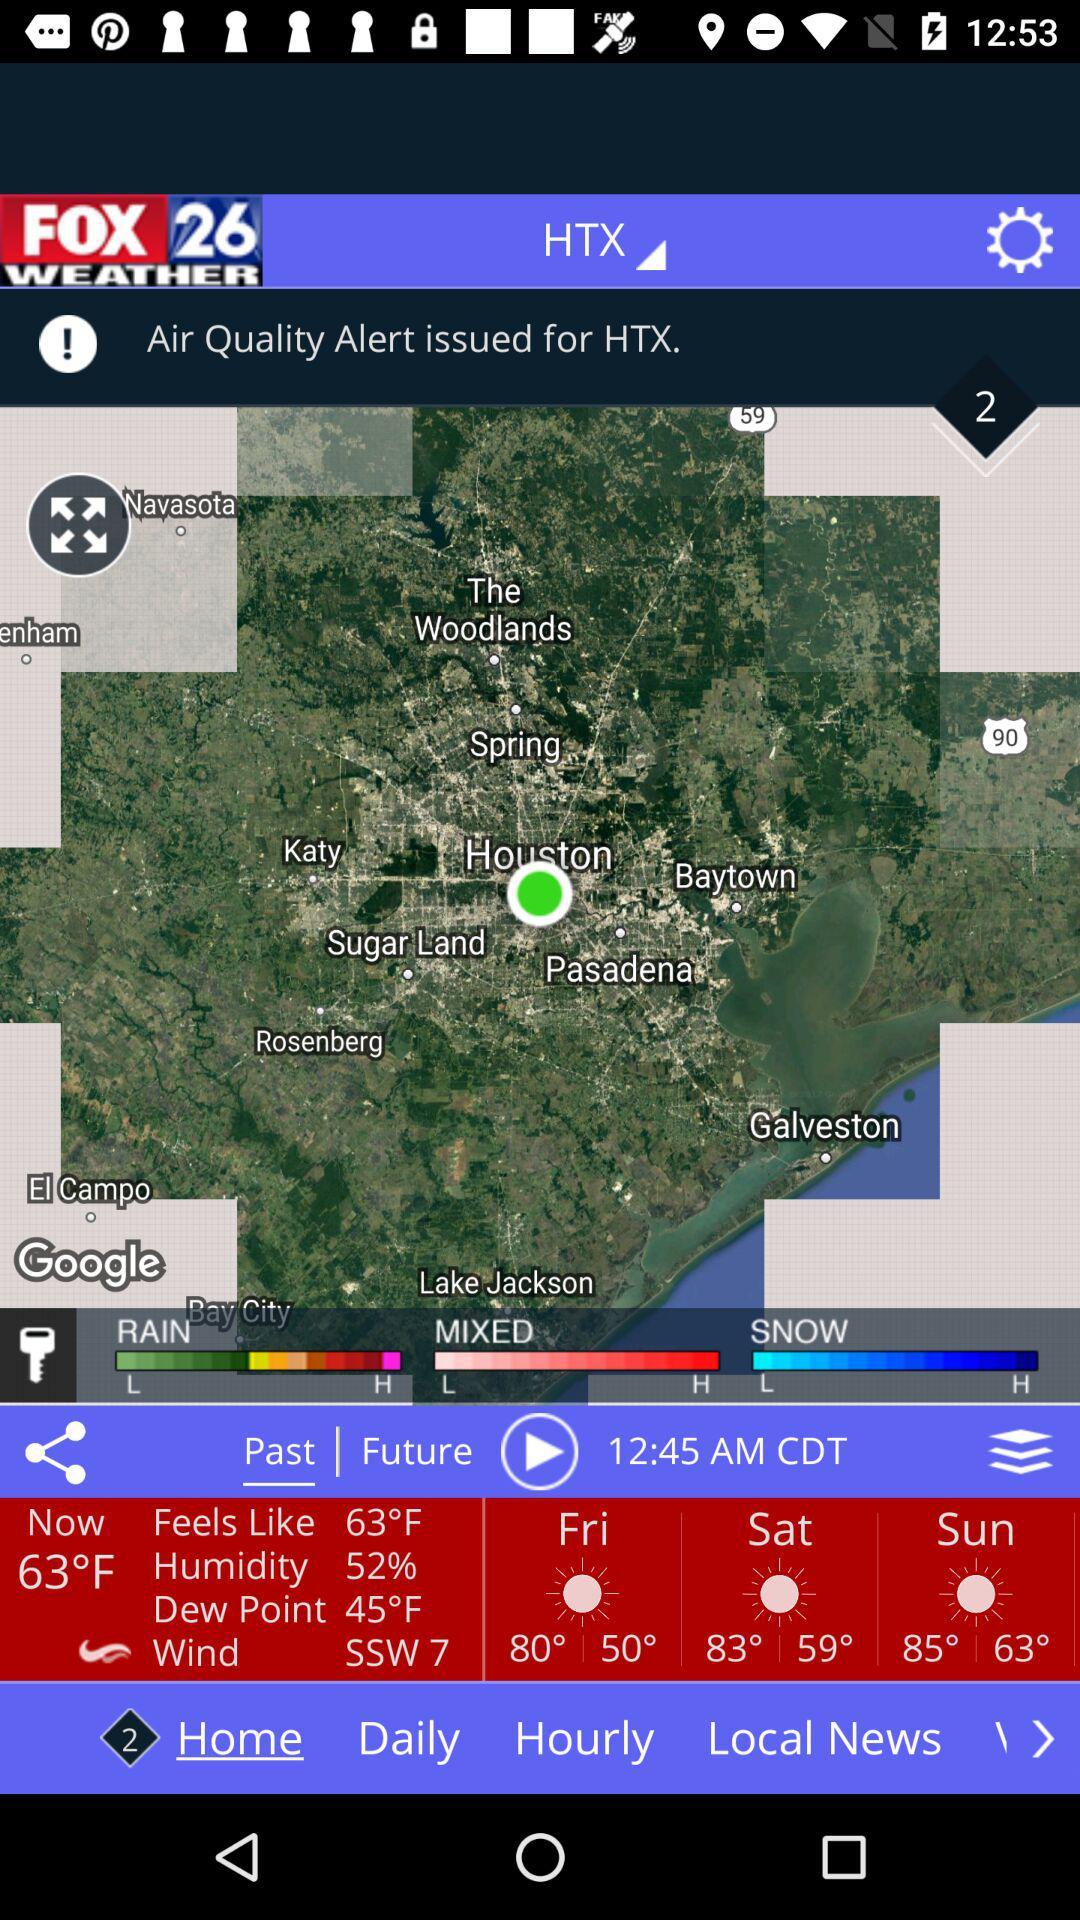  What do you see at coordinates (617, 240) in the screenshot?
I see `htx` at bounding box center [617, 240].